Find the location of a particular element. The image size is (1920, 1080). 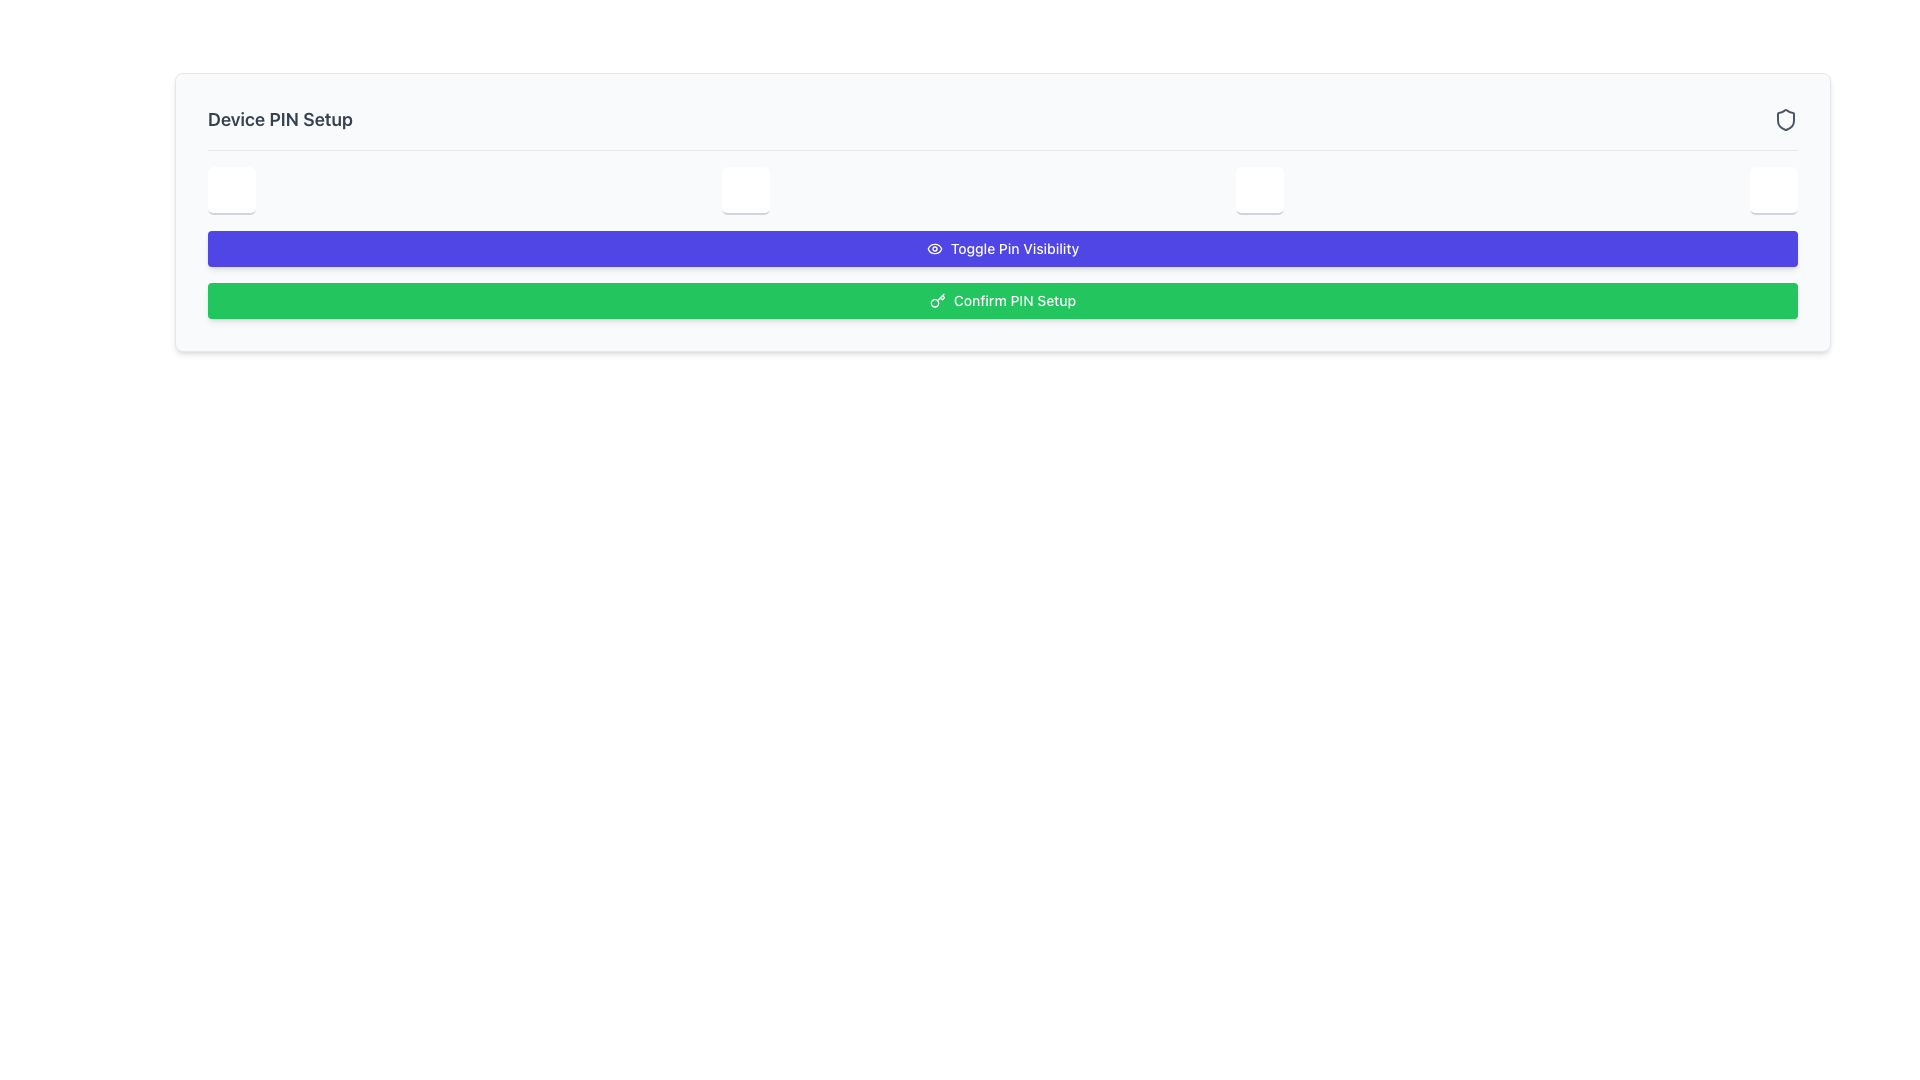

details about the security icon located on the left-hand side of the 'Confirm PIN Setup' button is located at coordinates (936, 300).